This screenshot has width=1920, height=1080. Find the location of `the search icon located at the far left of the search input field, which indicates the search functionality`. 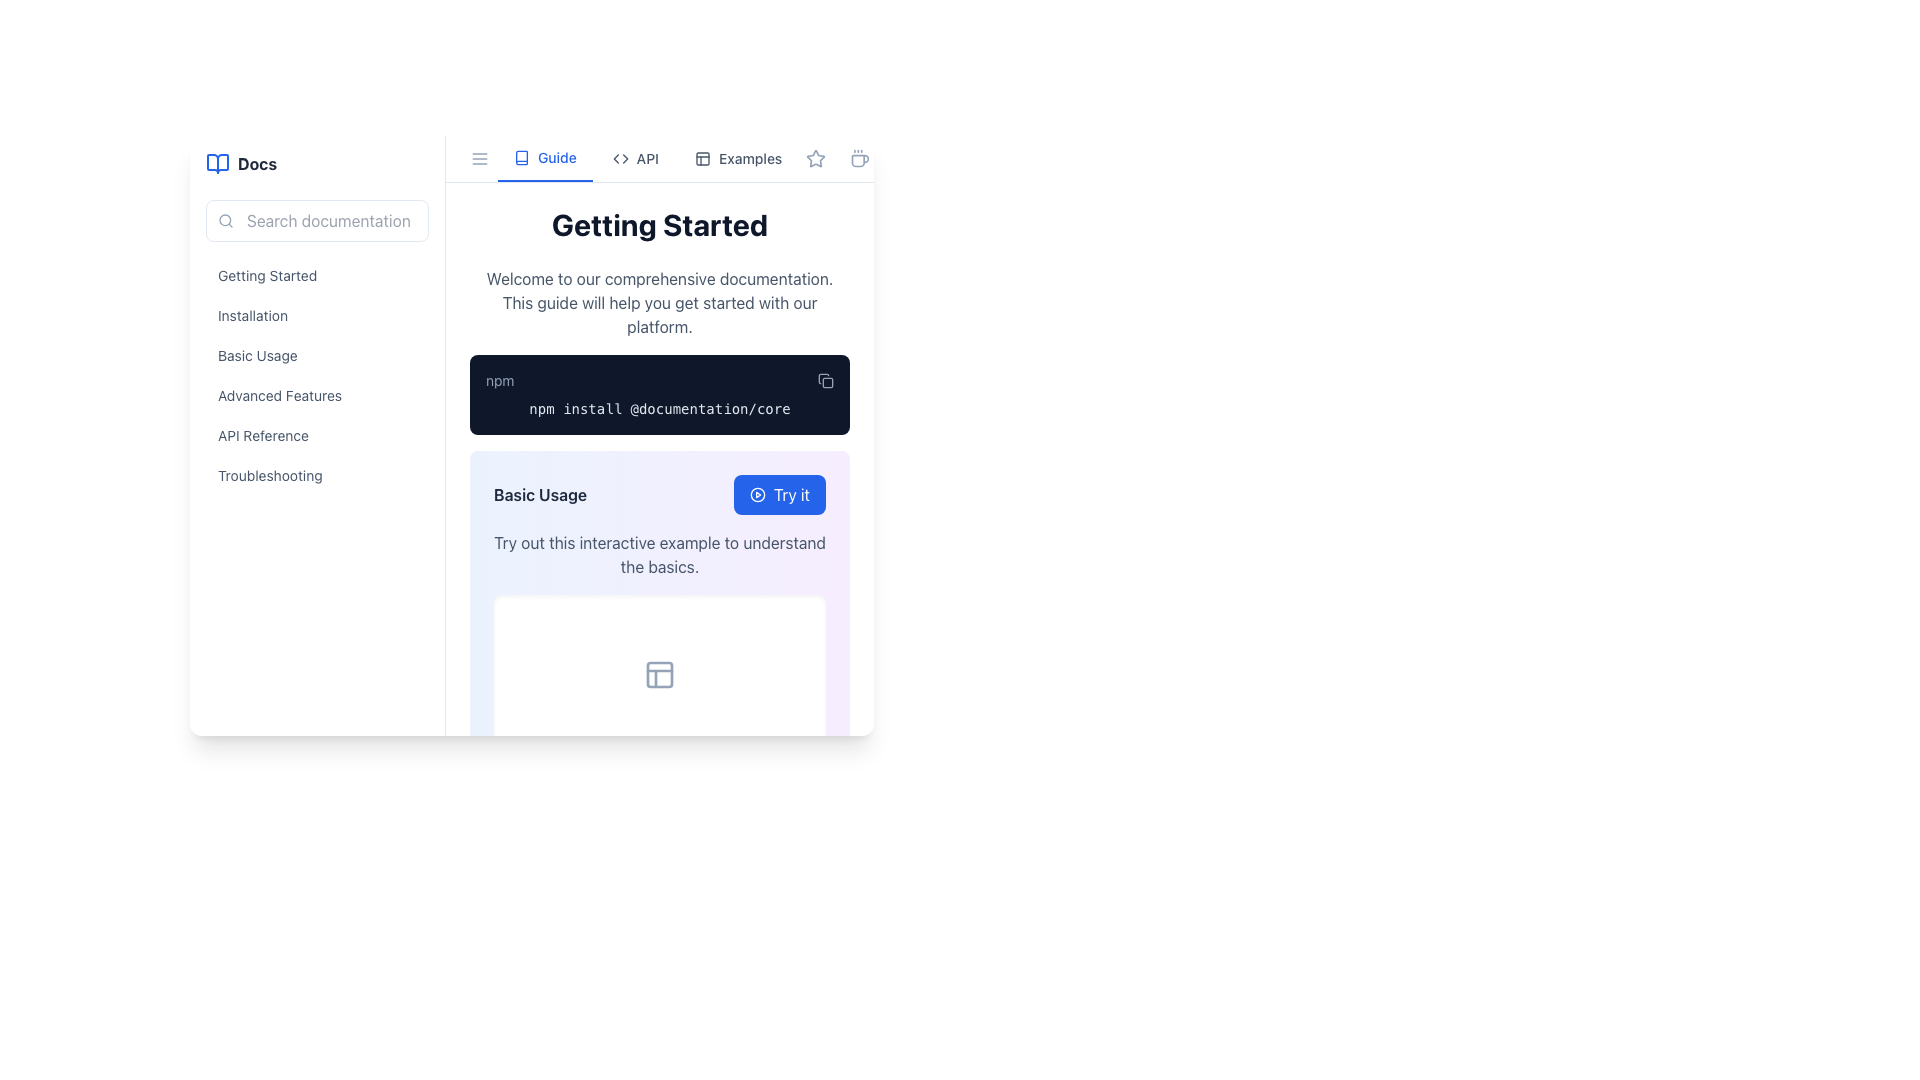

the search icon located at the far left of the search input field, which indicates the search functionality is located at coordinates (225, 220).